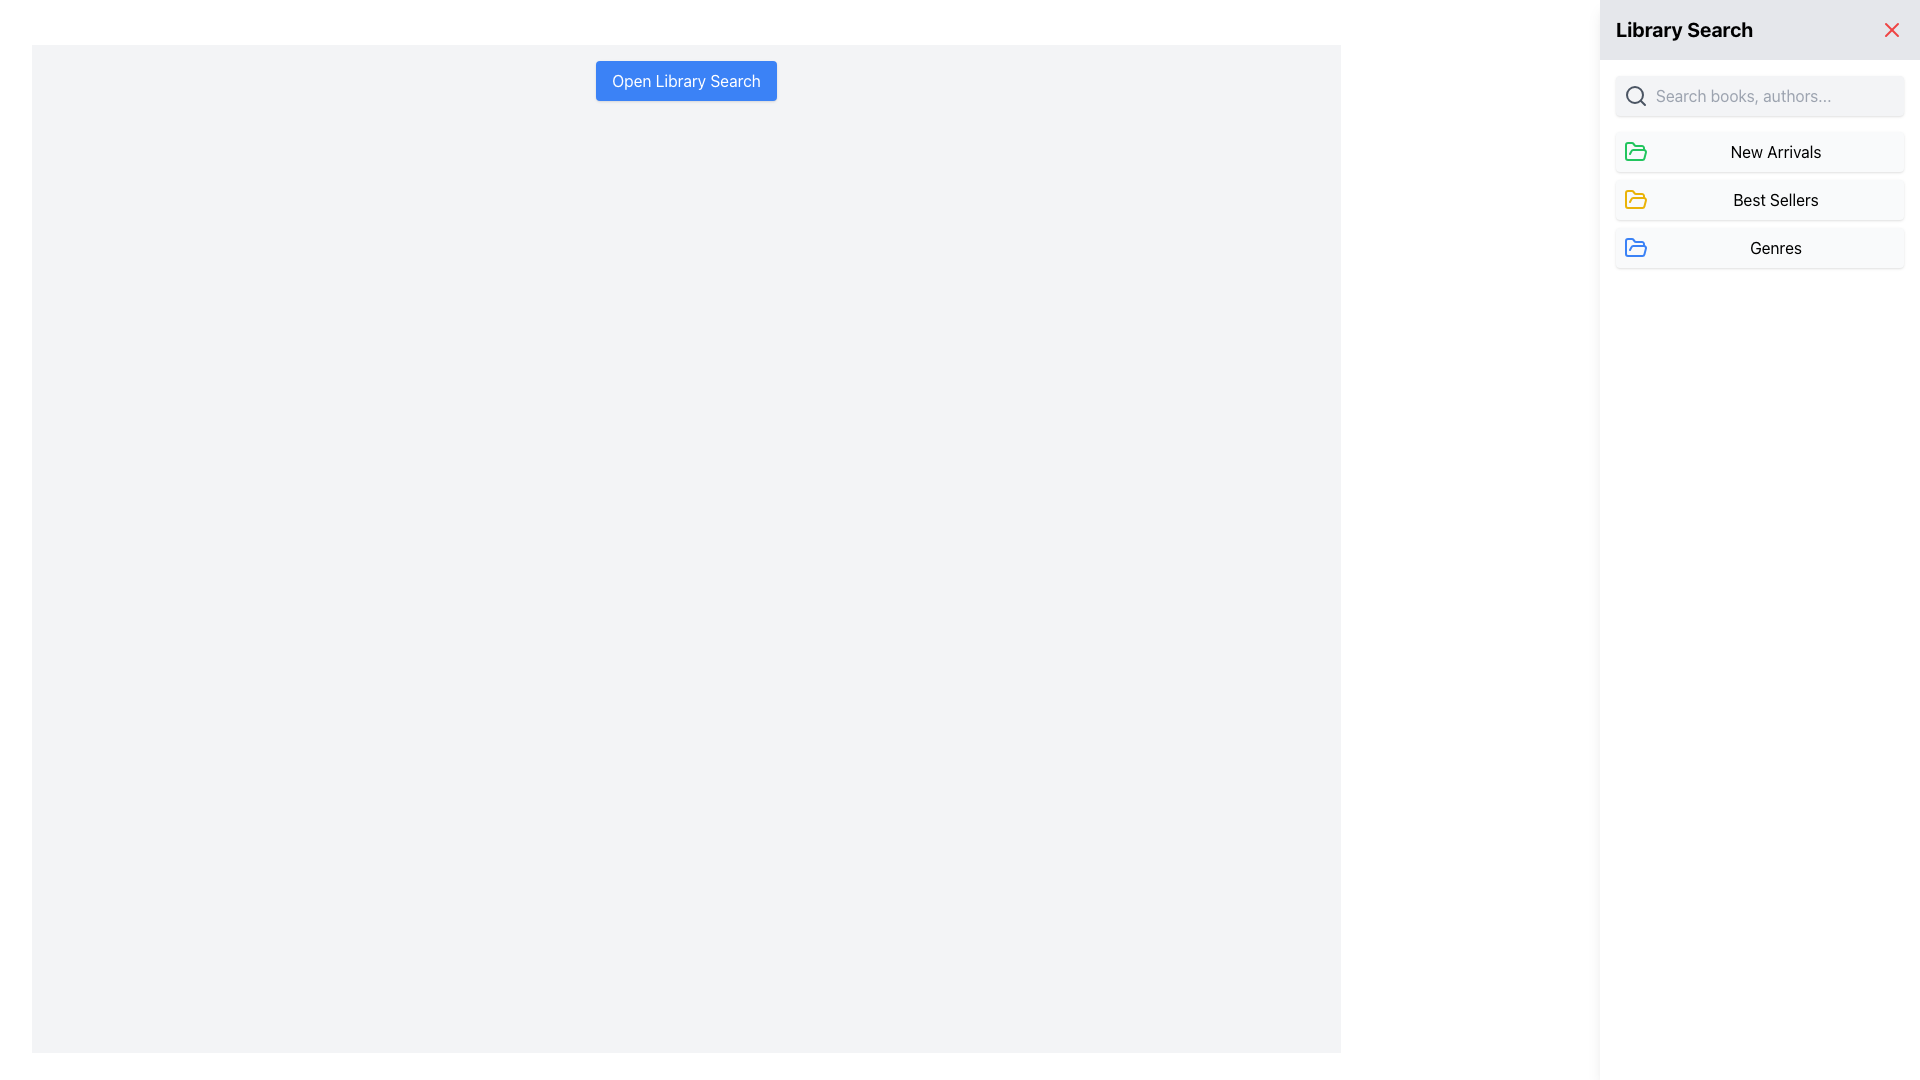  I want to click on the appearance of the yellow folder icon representing the 'Best Sellers' category in the 'Library Search' panel, so click(1636, 199).